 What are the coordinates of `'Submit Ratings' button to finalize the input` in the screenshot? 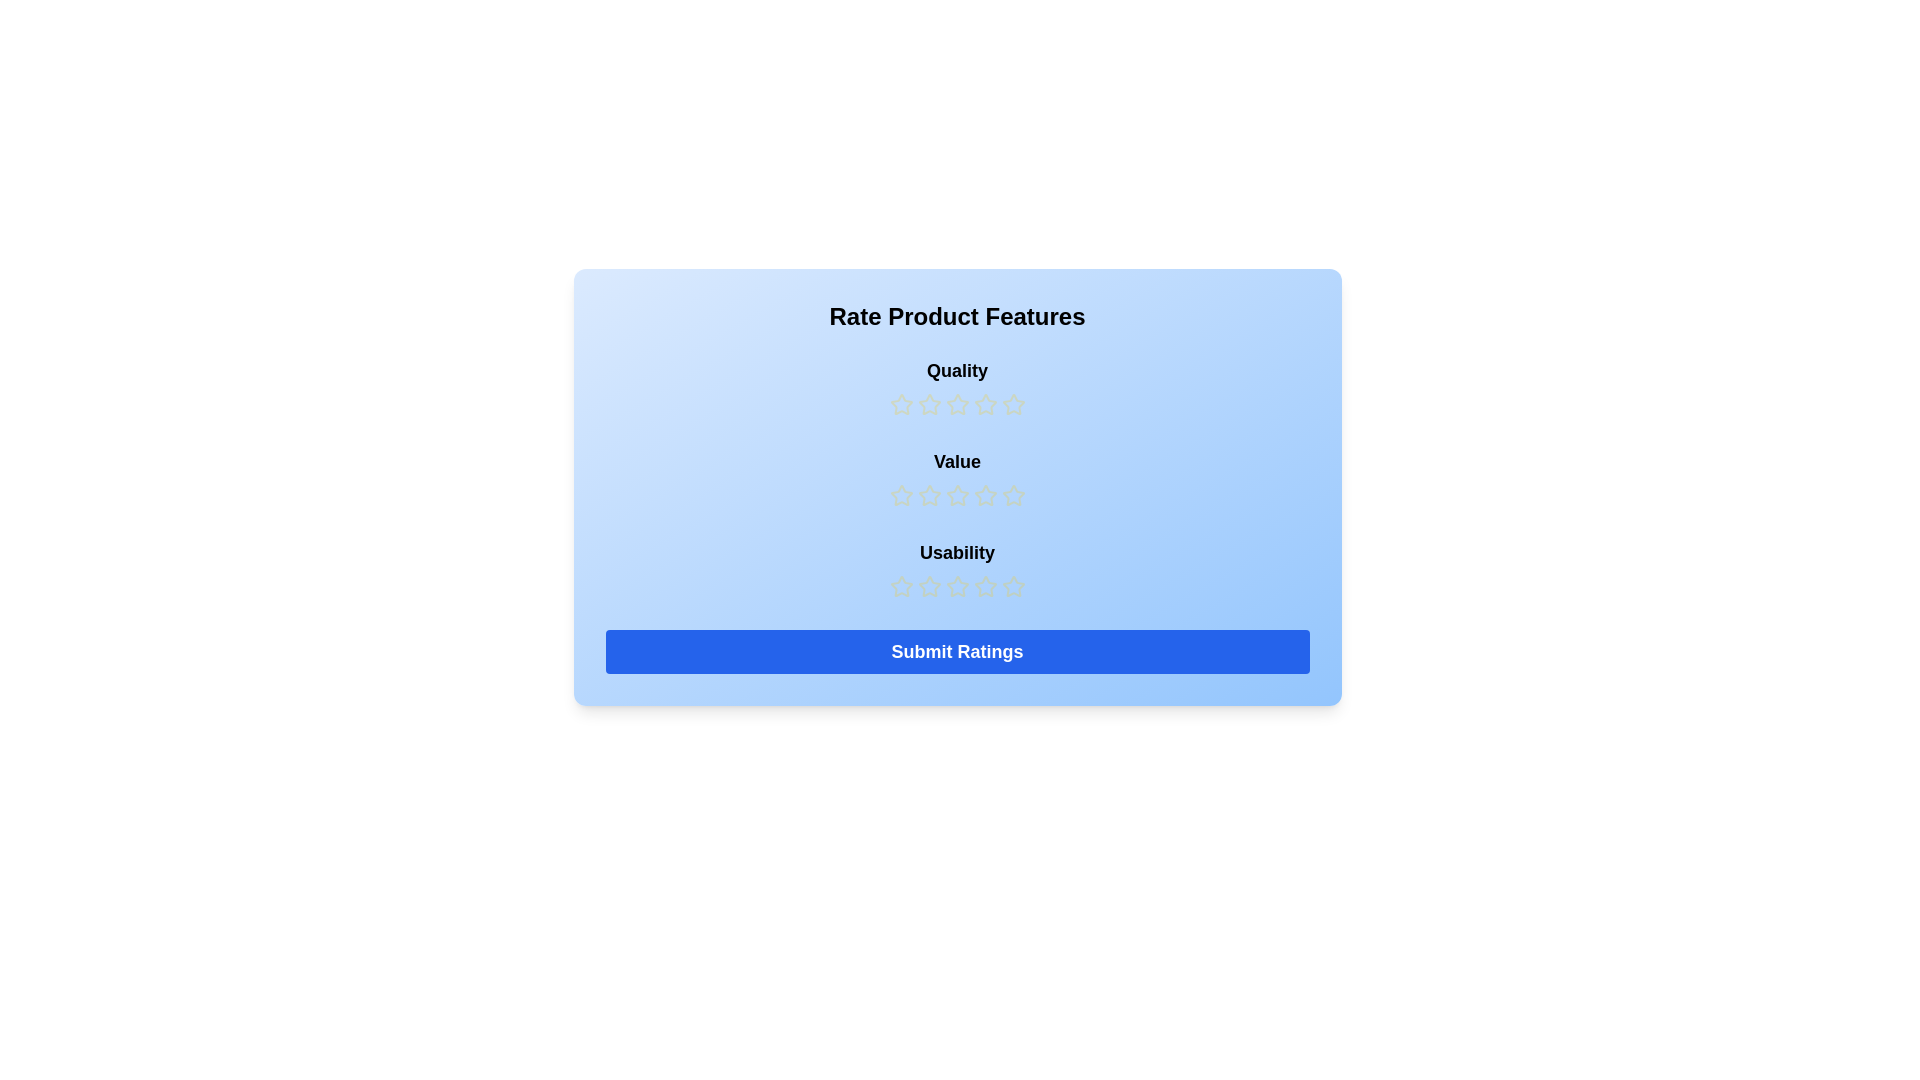 It's located at (956, 651).